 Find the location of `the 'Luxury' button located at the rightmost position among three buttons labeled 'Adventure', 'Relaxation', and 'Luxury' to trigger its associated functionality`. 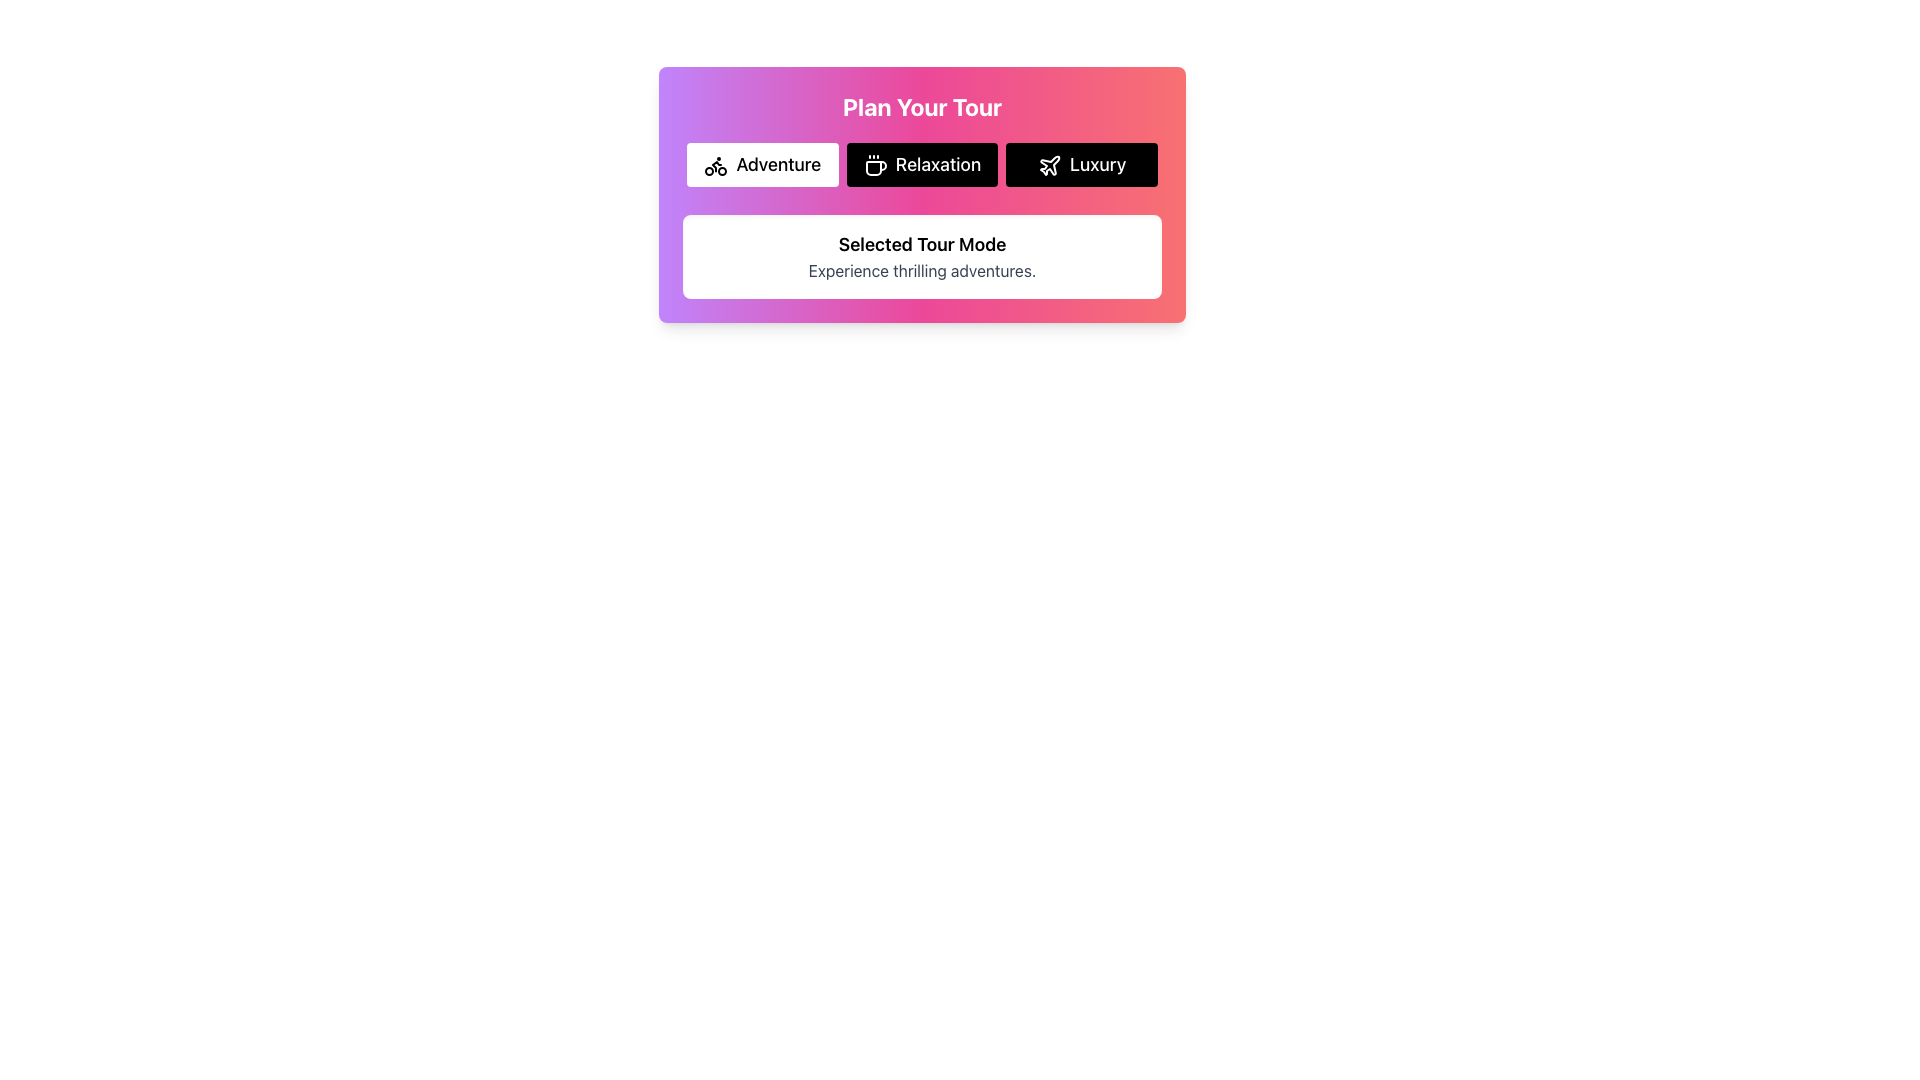

the 'Luxury' button located at the rightmost position among three buttons labeled 'Adventure', 'Relaxation', and 'Luxury' to trigger its associated functionality is located at coordinates (1080, 164).